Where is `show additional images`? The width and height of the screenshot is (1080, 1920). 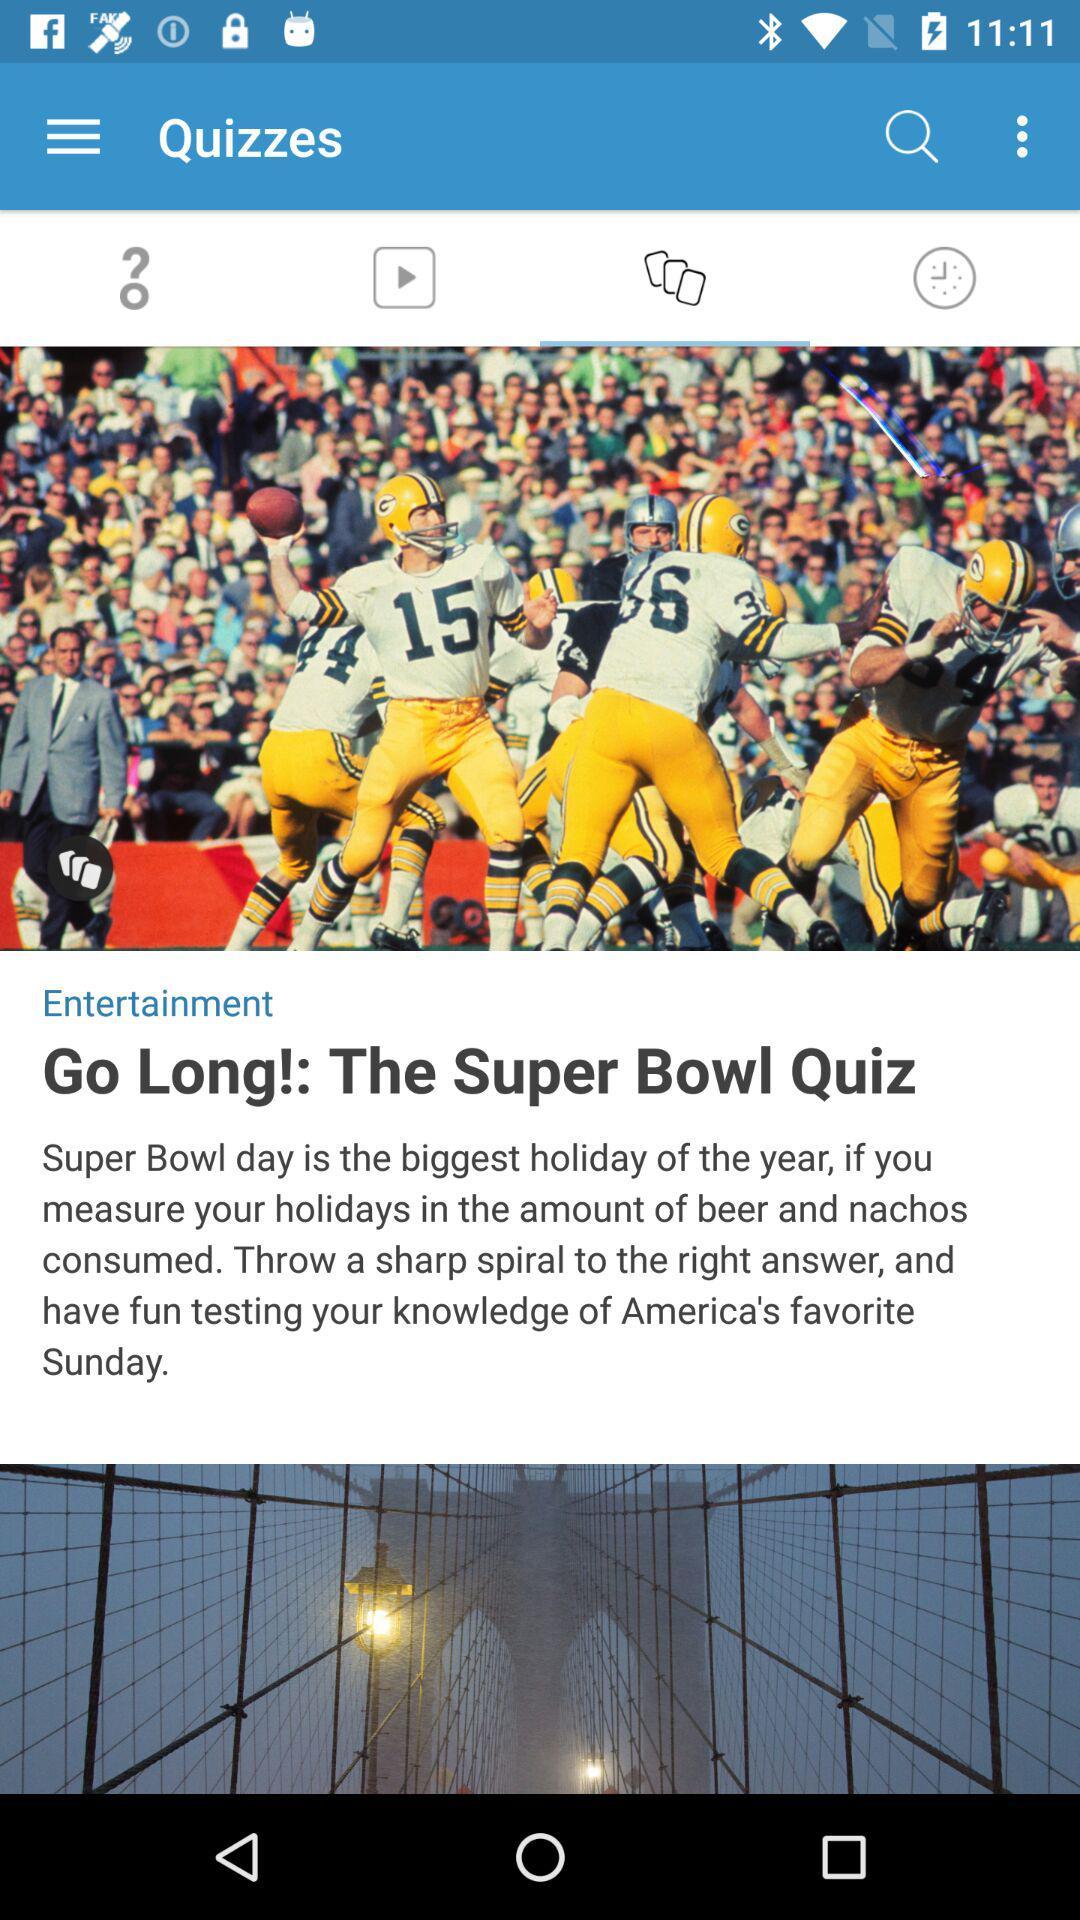
show additional images is located at coordinates (79, 870).